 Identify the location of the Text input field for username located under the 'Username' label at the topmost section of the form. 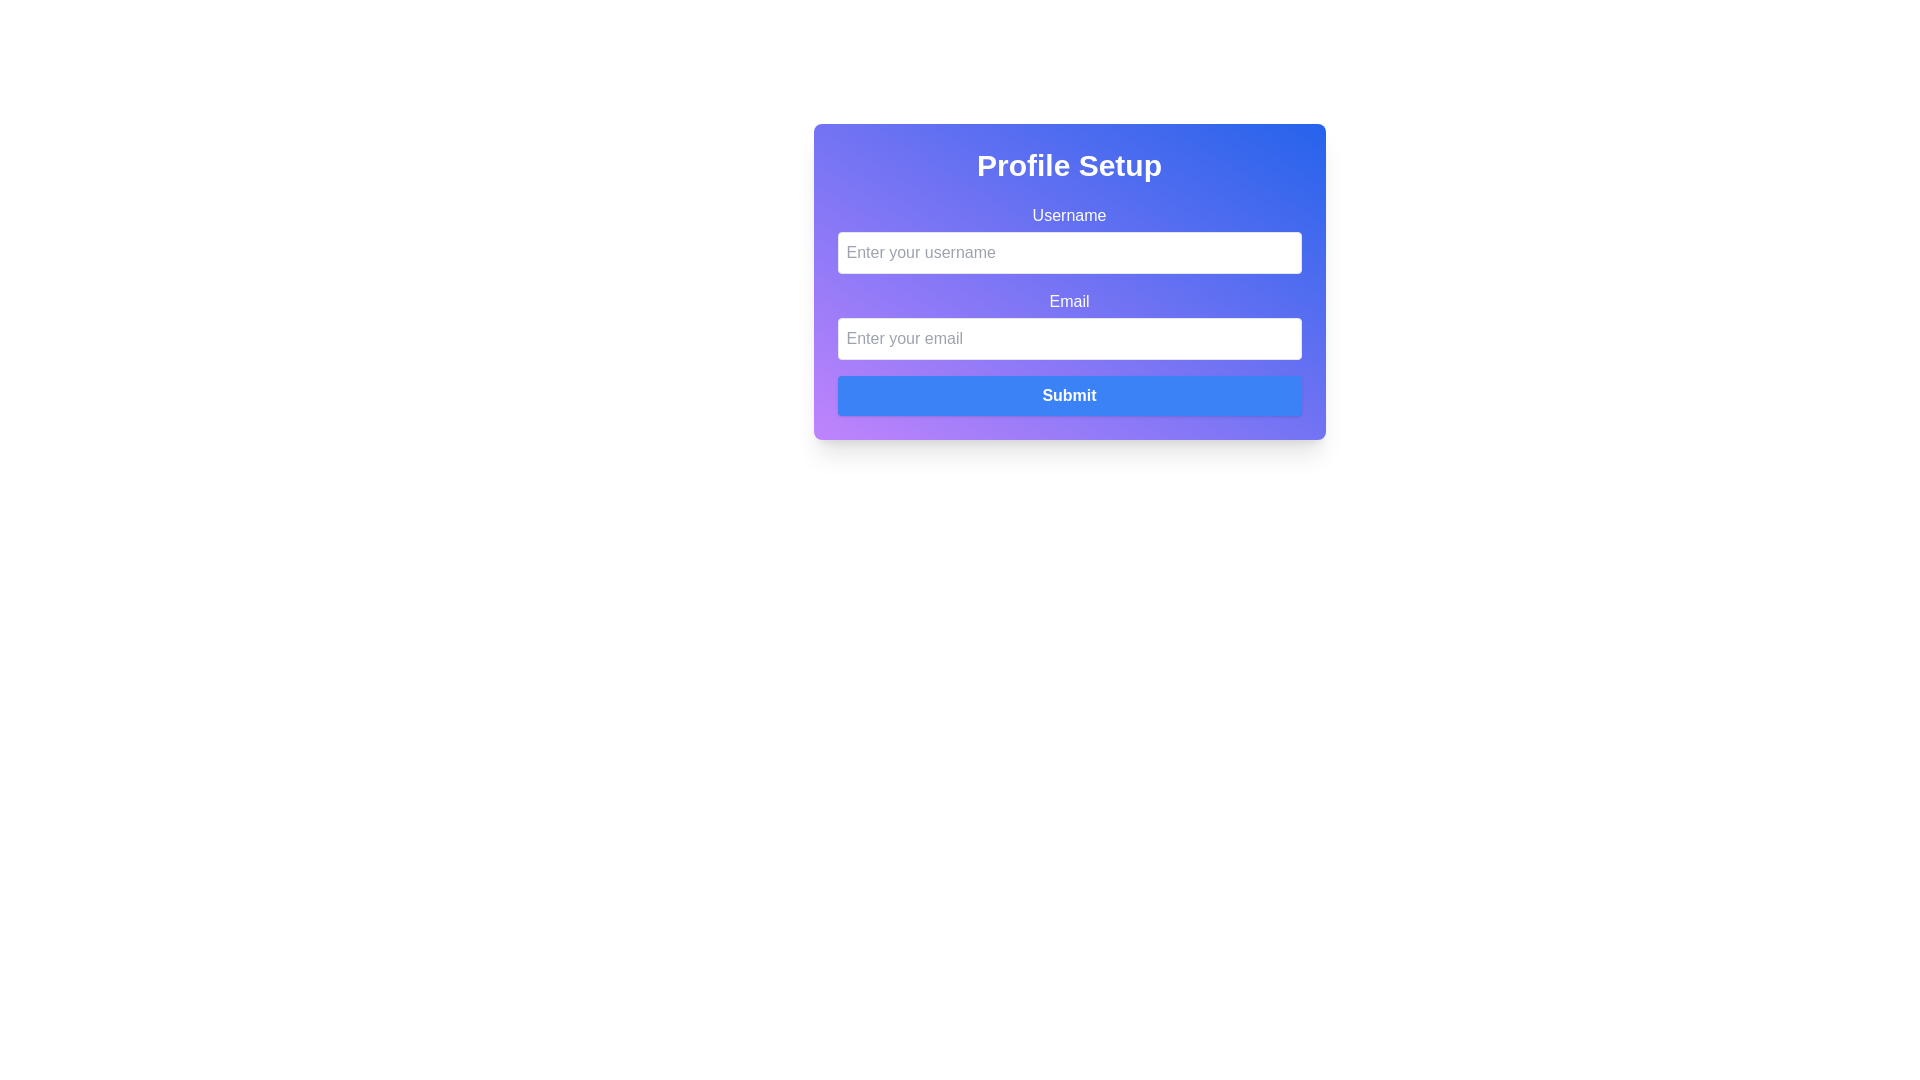
(1068, 238).